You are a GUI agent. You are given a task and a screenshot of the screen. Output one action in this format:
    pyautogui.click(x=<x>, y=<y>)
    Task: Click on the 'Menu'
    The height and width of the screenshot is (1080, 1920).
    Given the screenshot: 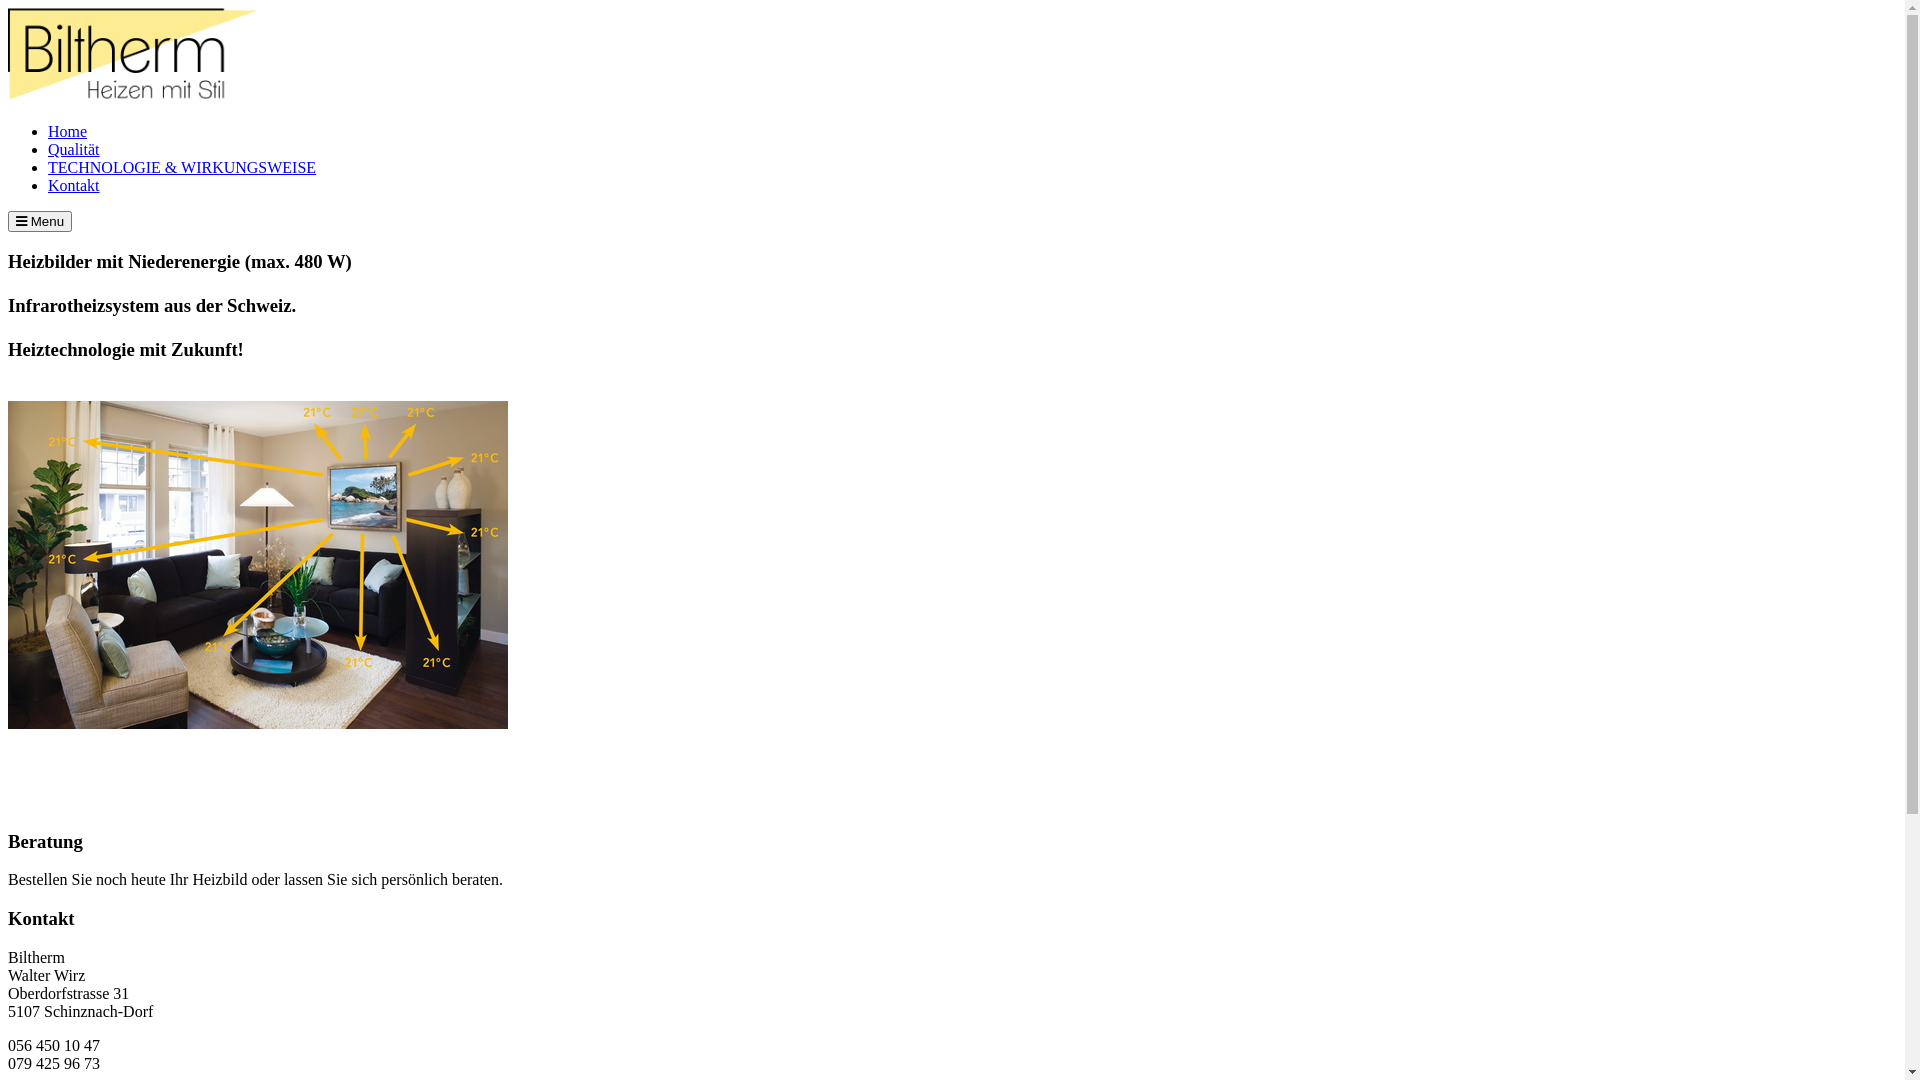 What is the action you would take?
    pyautogui.click(x=39, y=221)
    